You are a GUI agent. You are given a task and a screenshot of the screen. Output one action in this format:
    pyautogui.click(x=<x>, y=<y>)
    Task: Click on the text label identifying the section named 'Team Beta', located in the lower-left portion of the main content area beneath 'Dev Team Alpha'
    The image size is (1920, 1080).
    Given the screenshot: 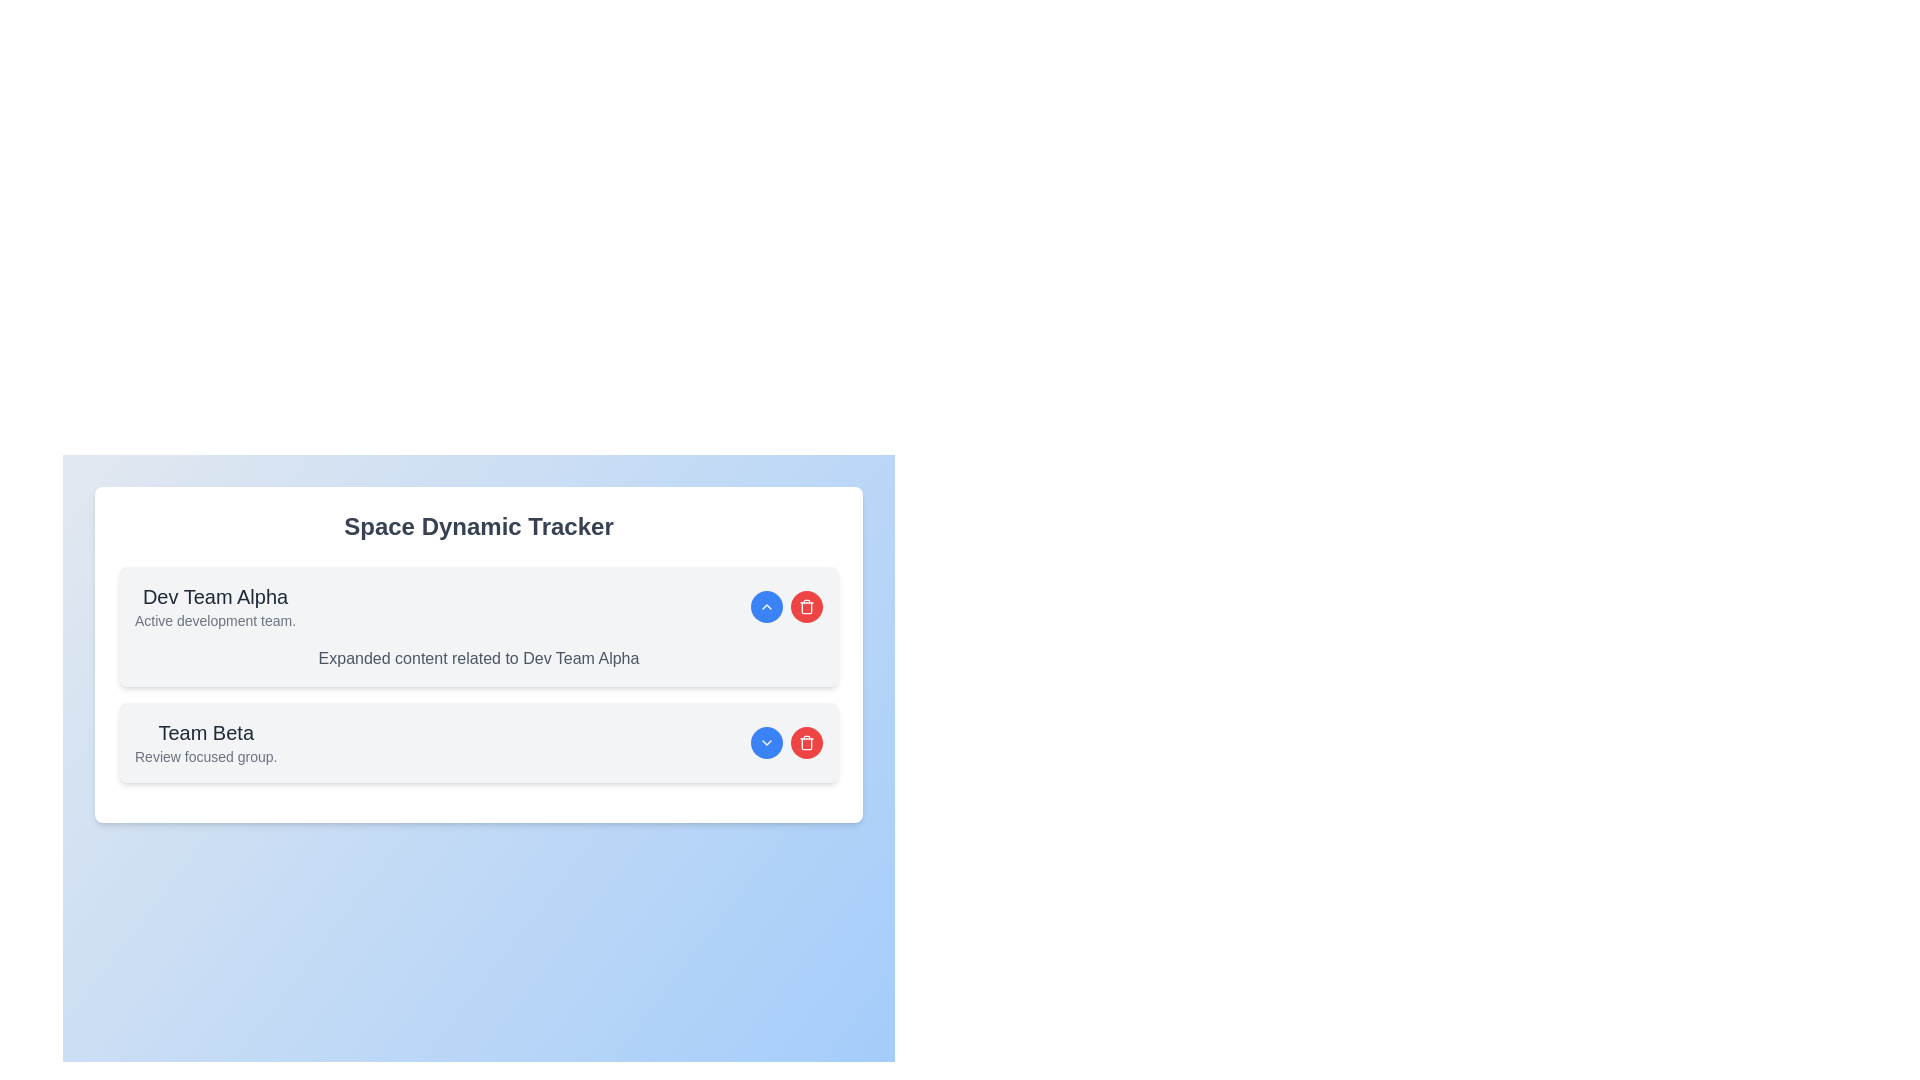 What is the action you would take?
    pyautogui.click(x=206, y=732)
    